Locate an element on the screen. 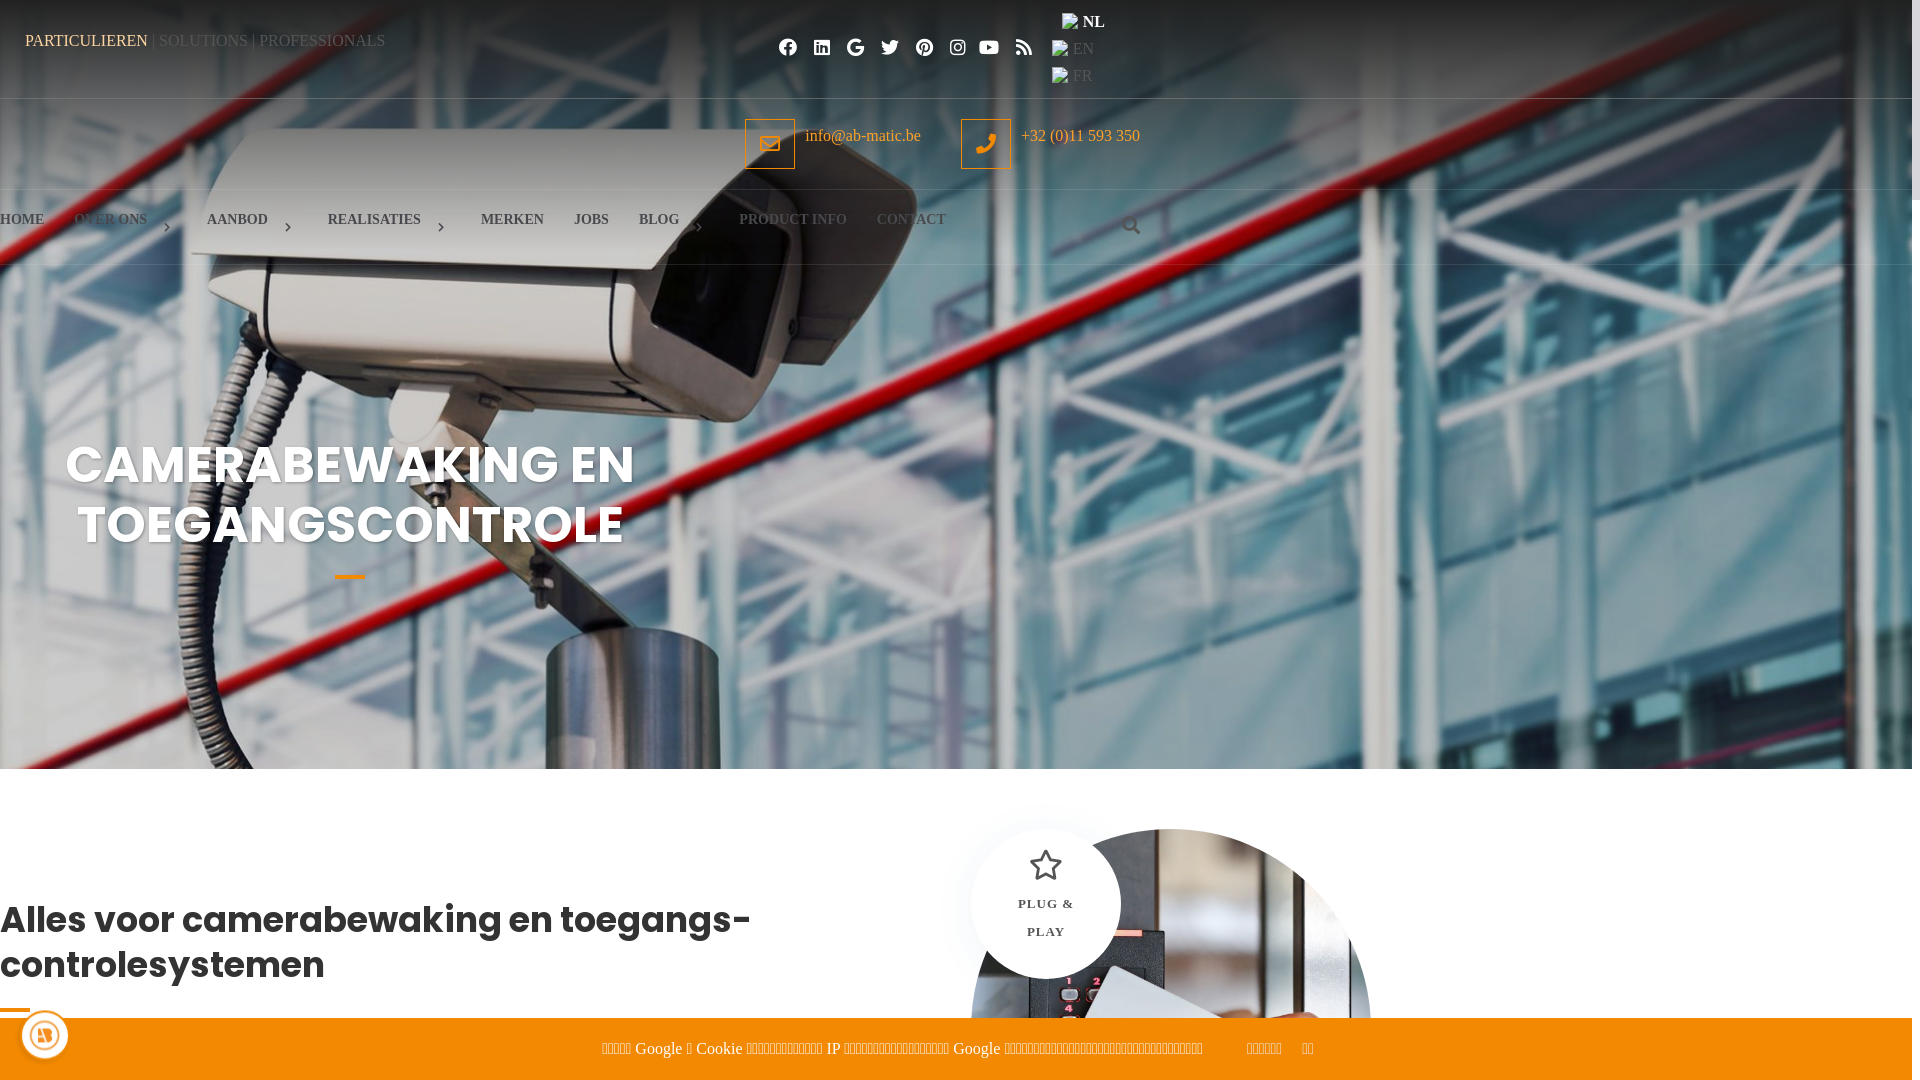  'PARTICULIEREN' is located at coordinates (24, 40).